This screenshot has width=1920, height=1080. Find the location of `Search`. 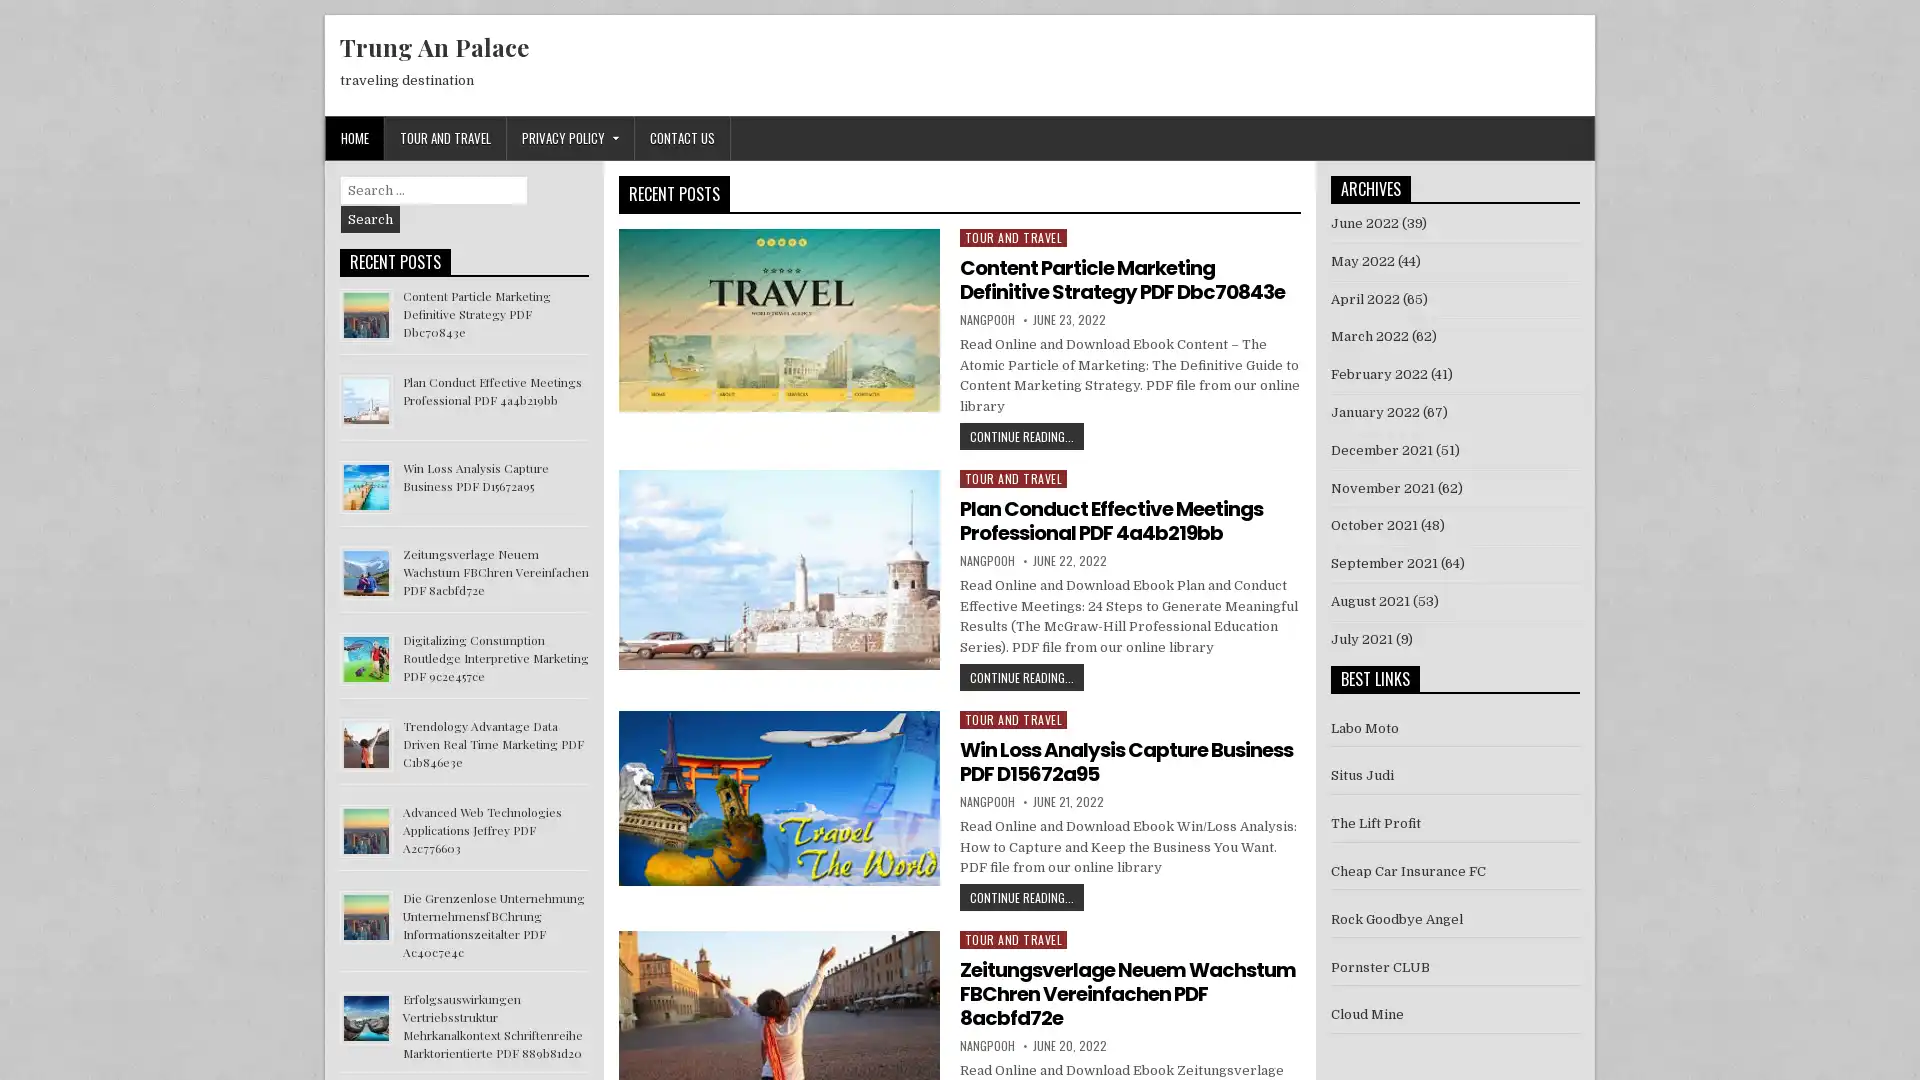

Search is located at coordinates (370, 219).